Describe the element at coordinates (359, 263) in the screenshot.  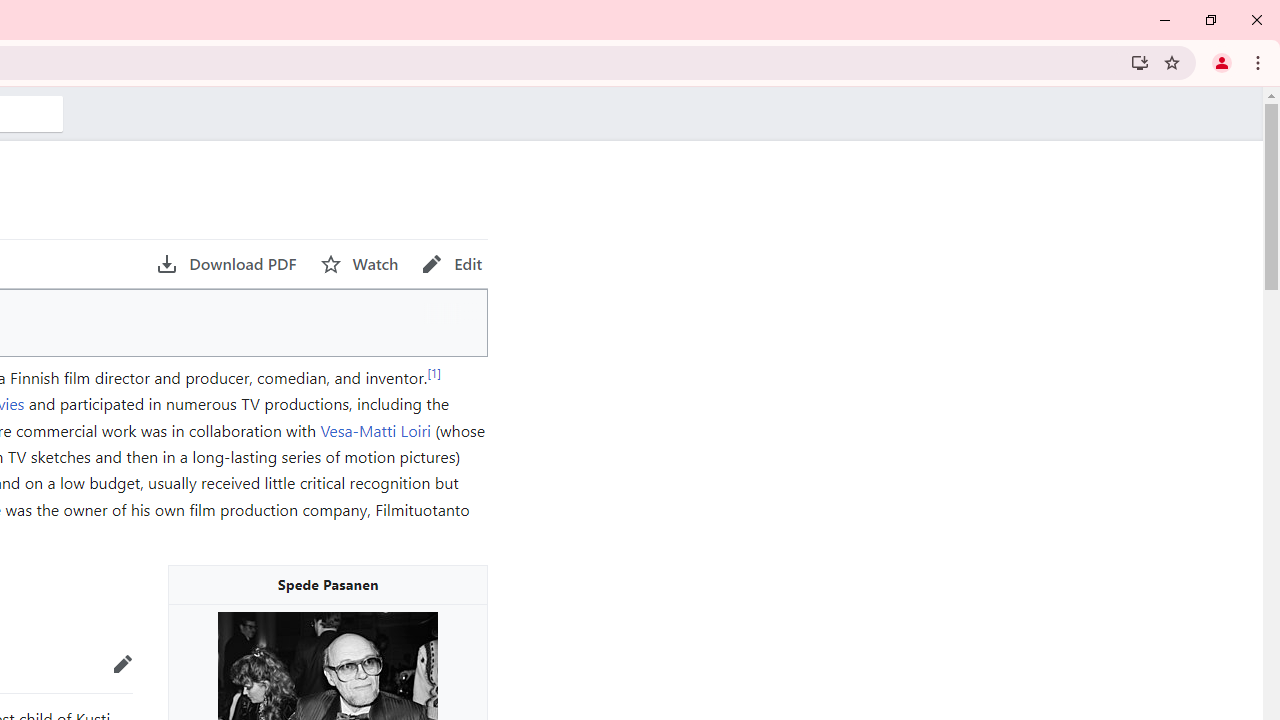
I see `'Watch'` at that location.